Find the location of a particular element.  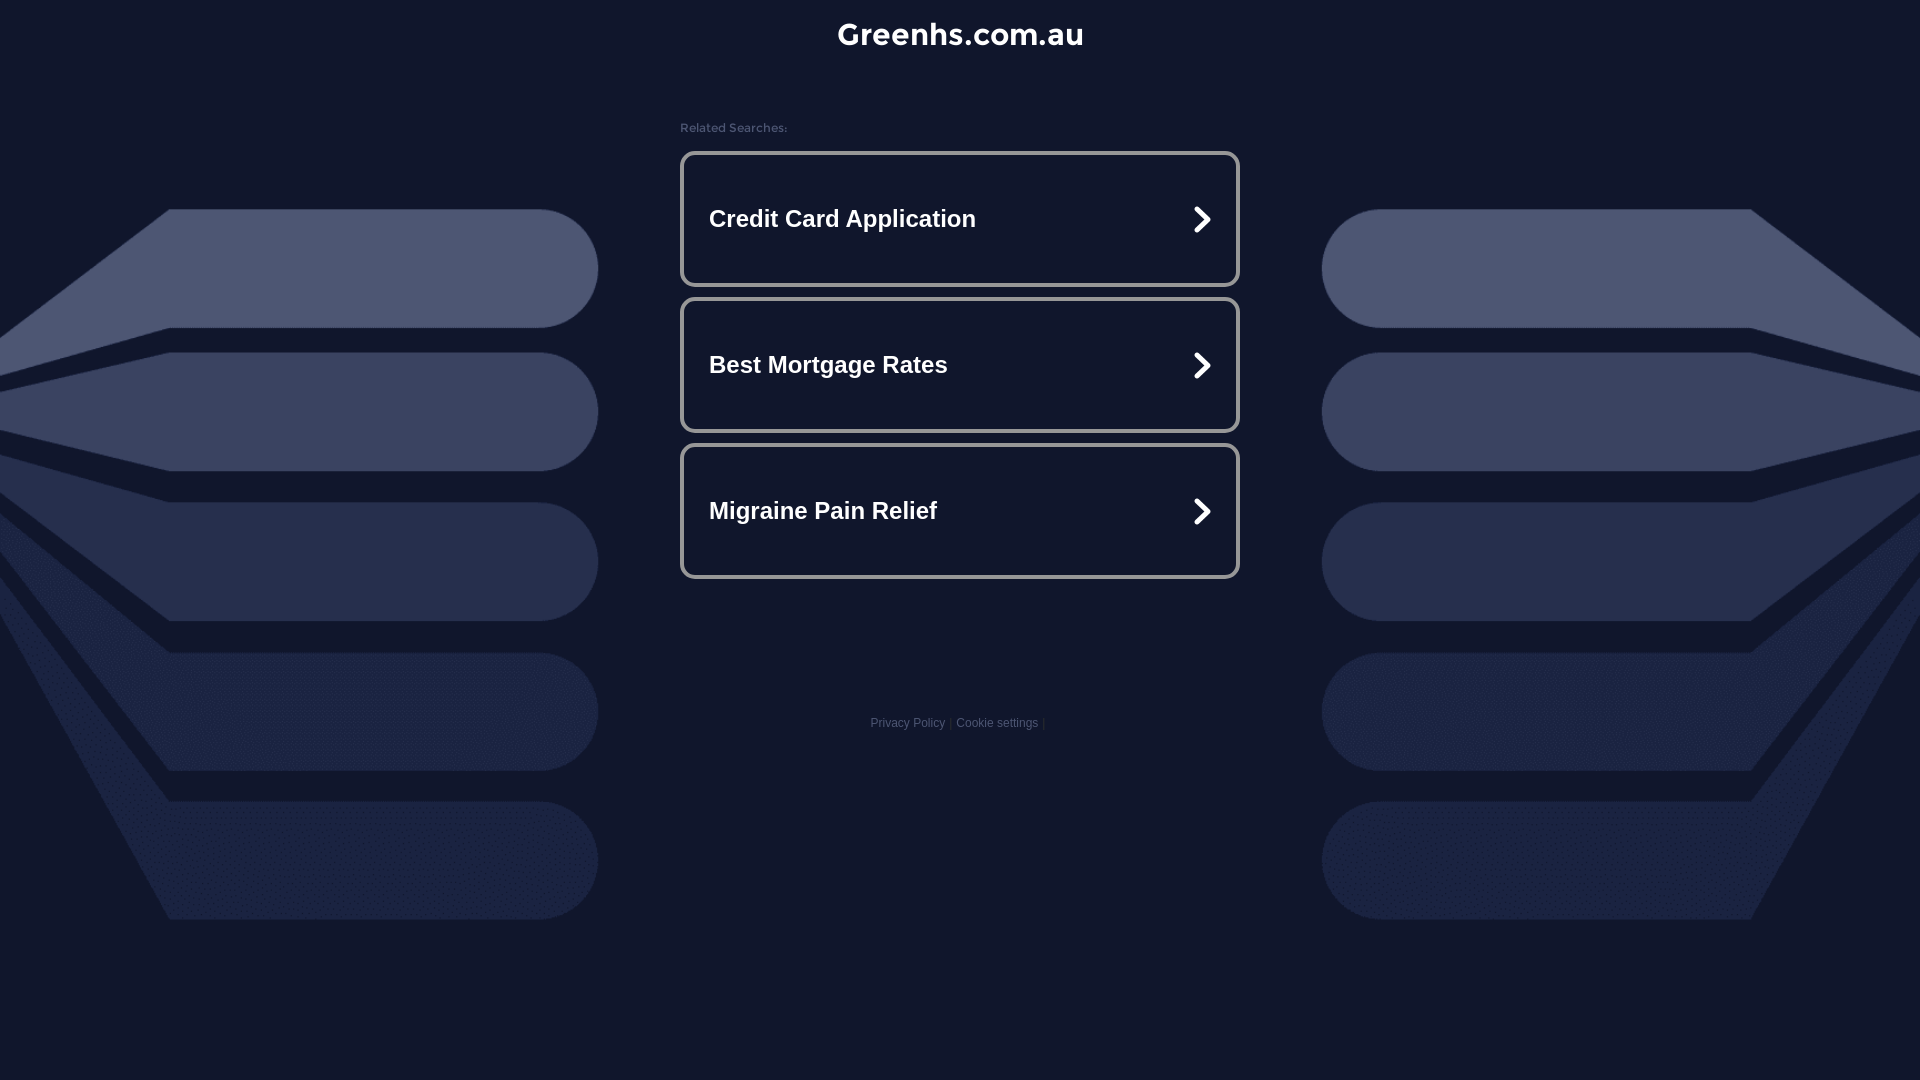

'Greenhs.com.au' is located at coordinates (958, 34).